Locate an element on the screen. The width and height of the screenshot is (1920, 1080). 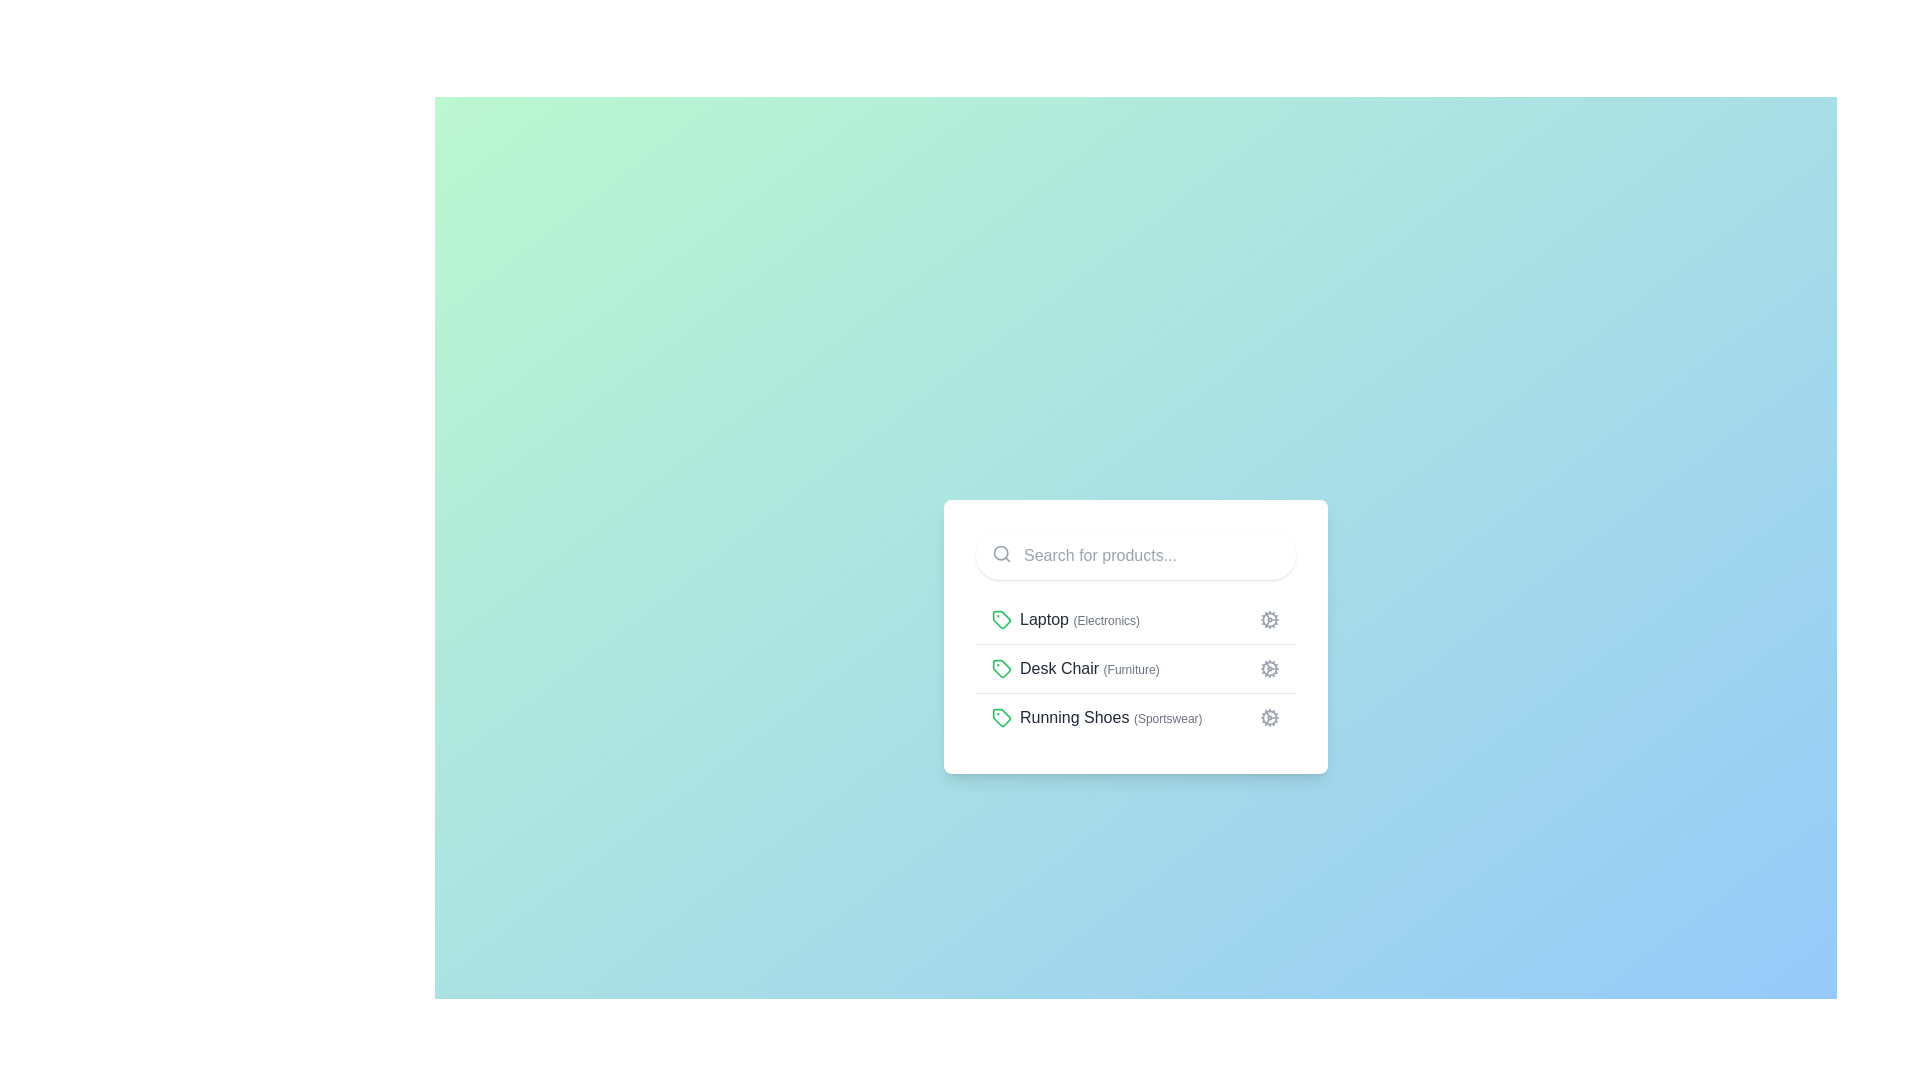
the descriptive label indicating 'Sportswear' that is positioned to the right of 'Running Shoes' in the list of items is located at coordinates (1168, 717).